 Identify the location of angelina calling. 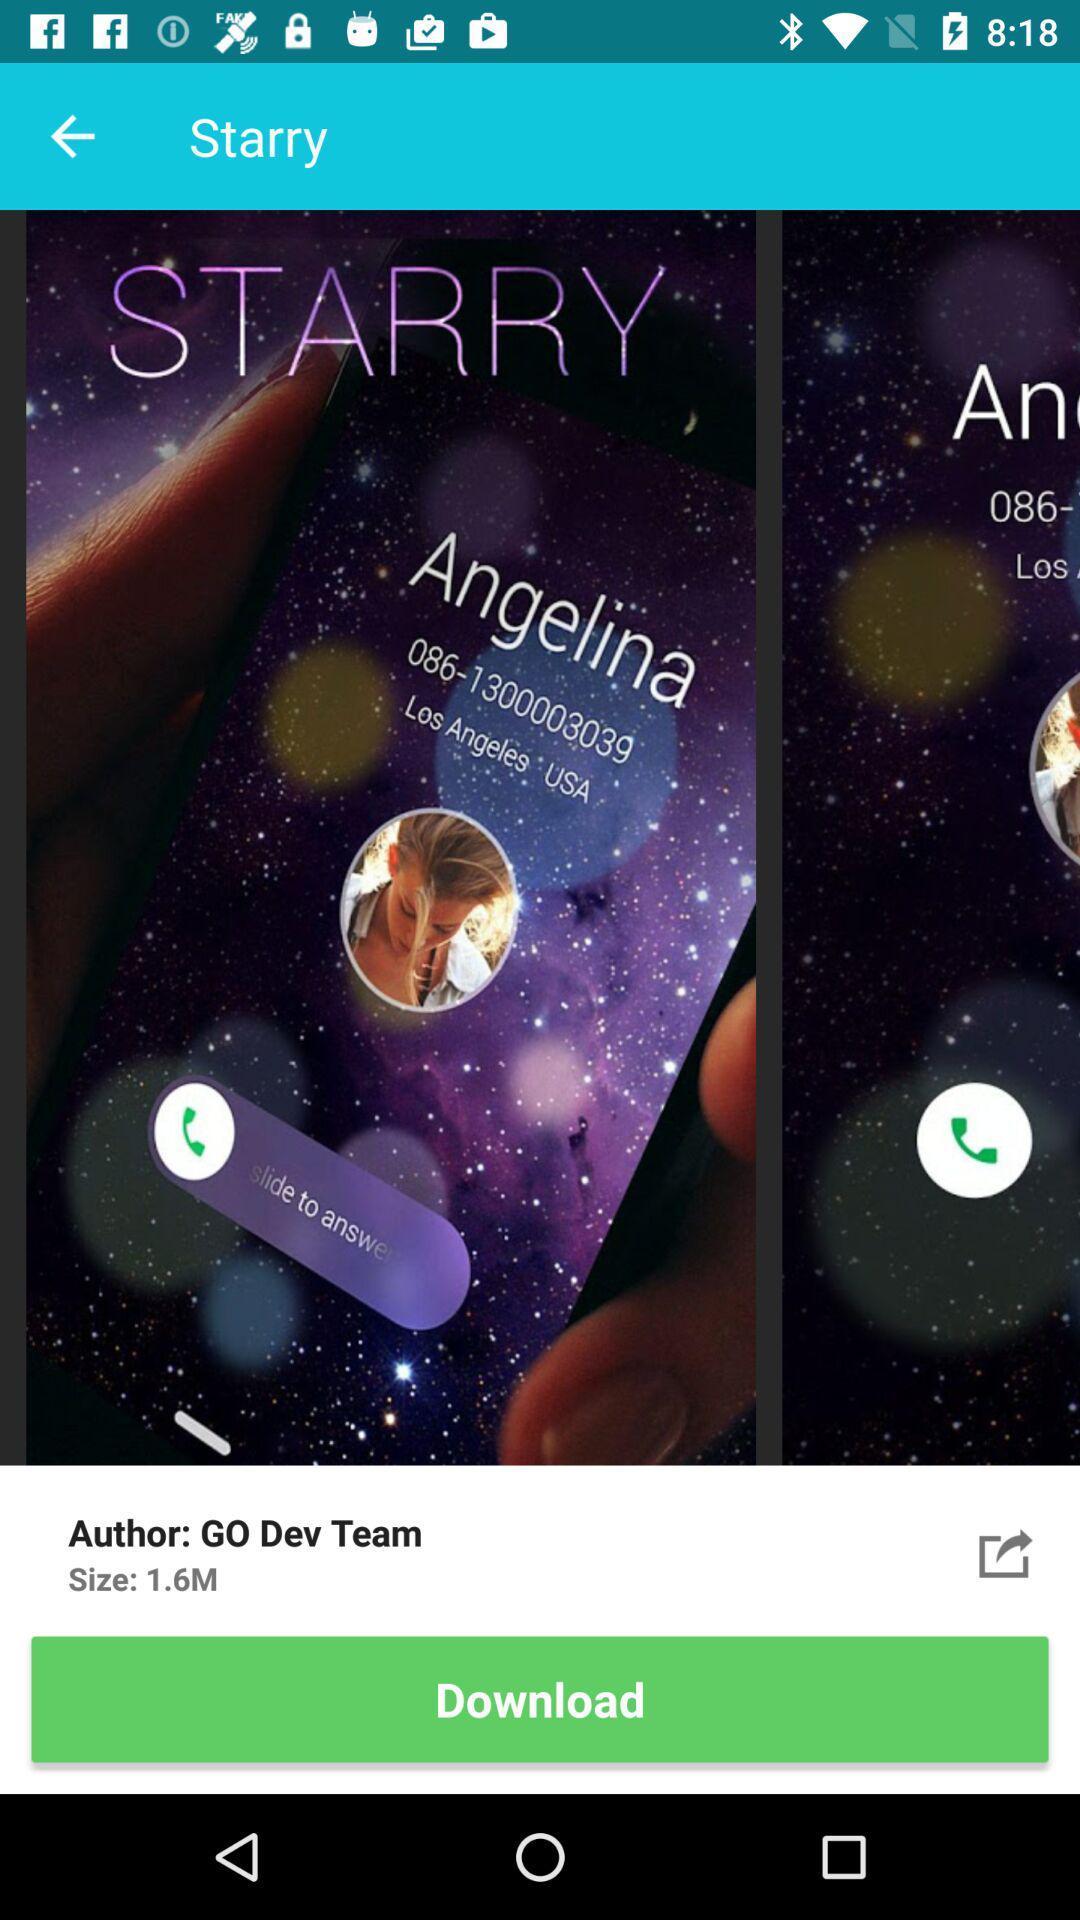
(1006, 1552).